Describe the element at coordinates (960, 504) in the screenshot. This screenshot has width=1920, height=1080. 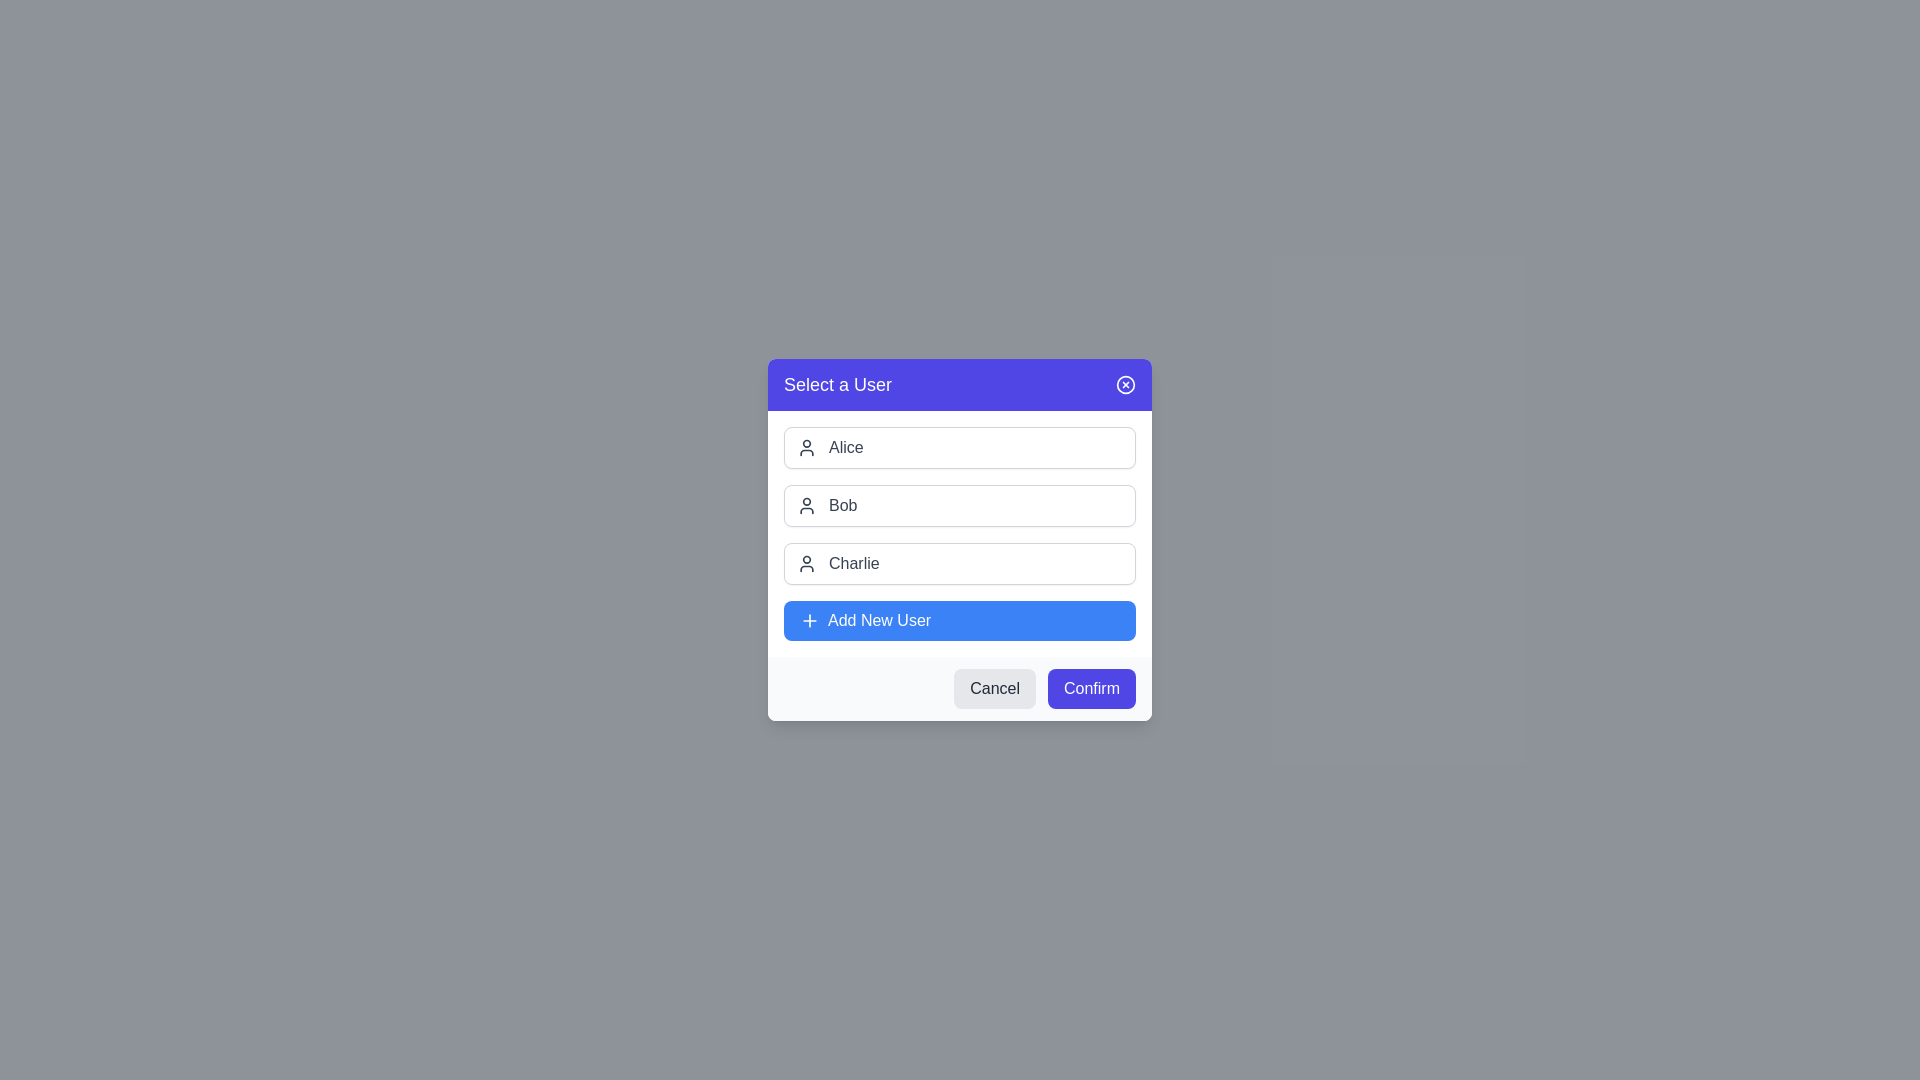
I see `the user selection button labeled 'Bob', which is the second option in a list of users within the modal window 'Select a User'` at that location.